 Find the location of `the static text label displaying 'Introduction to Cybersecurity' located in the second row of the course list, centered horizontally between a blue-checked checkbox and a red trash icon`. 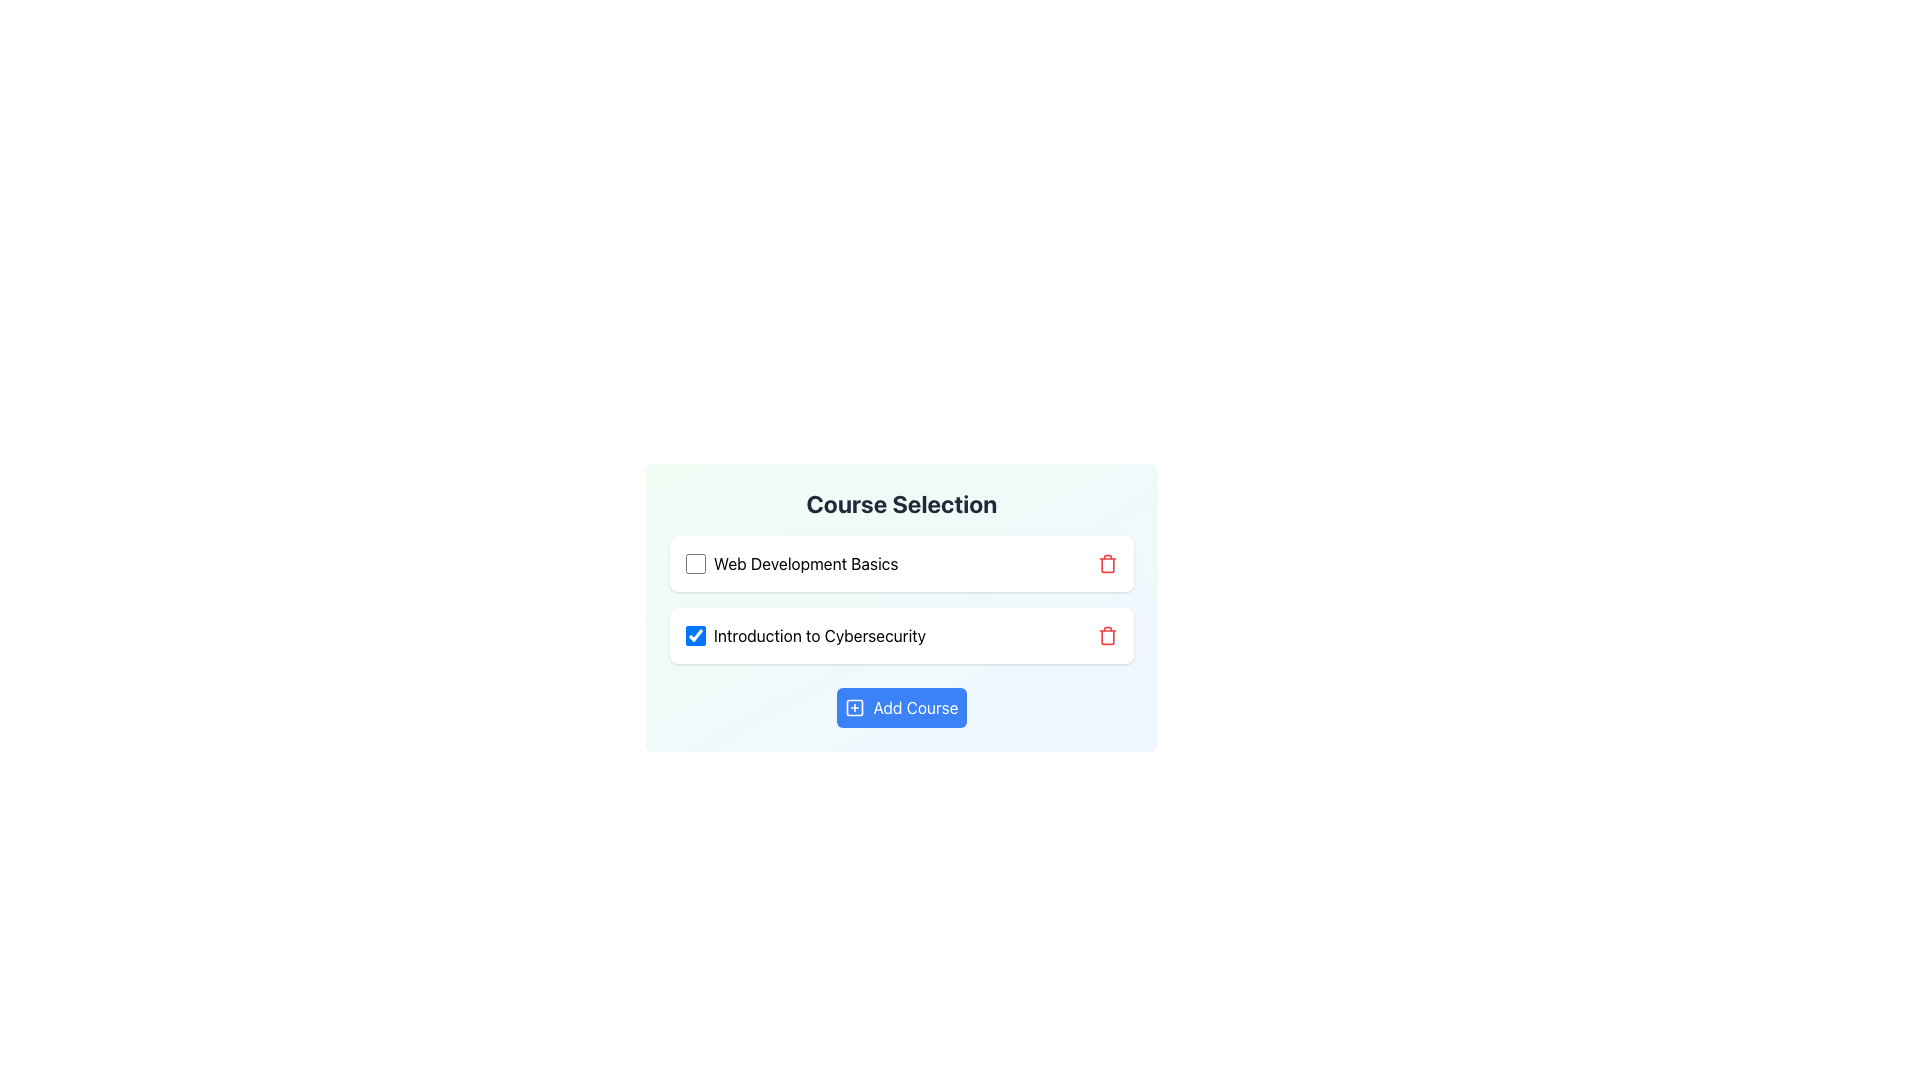

the static text label displaying 'Introduction to Cybersecurity' located in the second row of the course list, centered horizontally between a blue-checked checkbox and a red trash icon is located at coordinates (820, 636).